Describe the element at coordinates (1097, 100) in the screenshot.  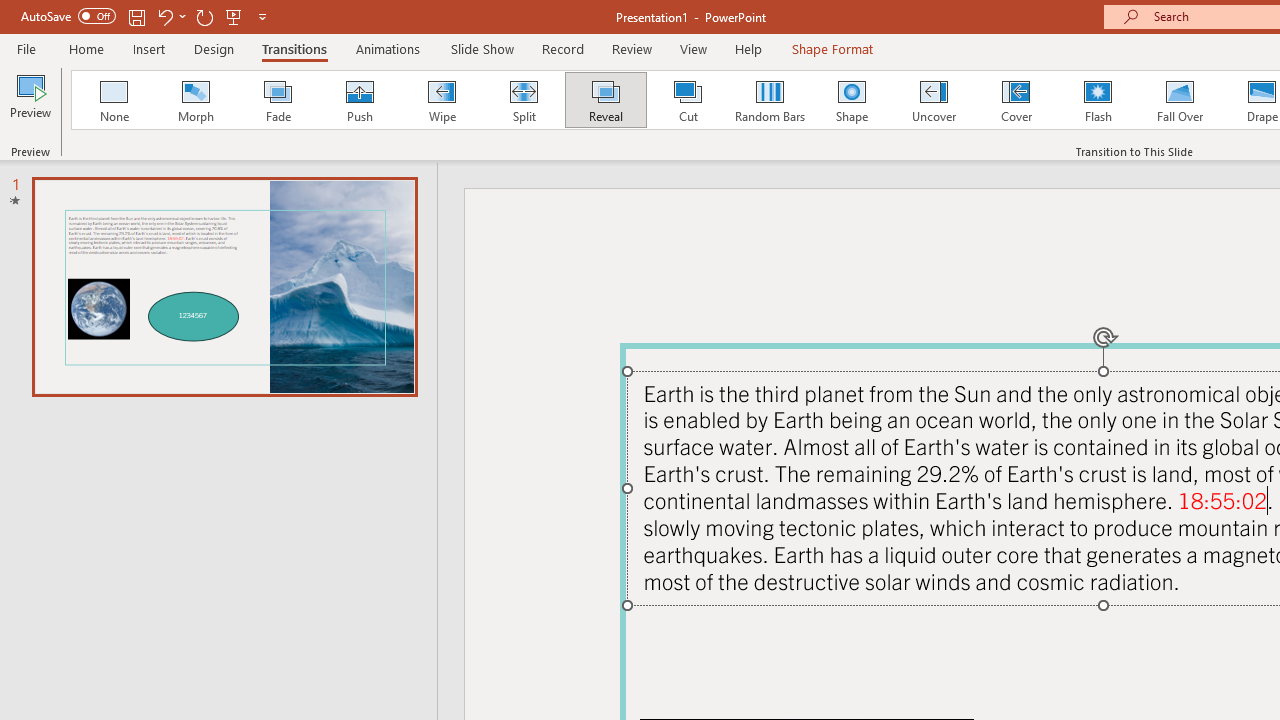
I see `'Flash'` at that location.